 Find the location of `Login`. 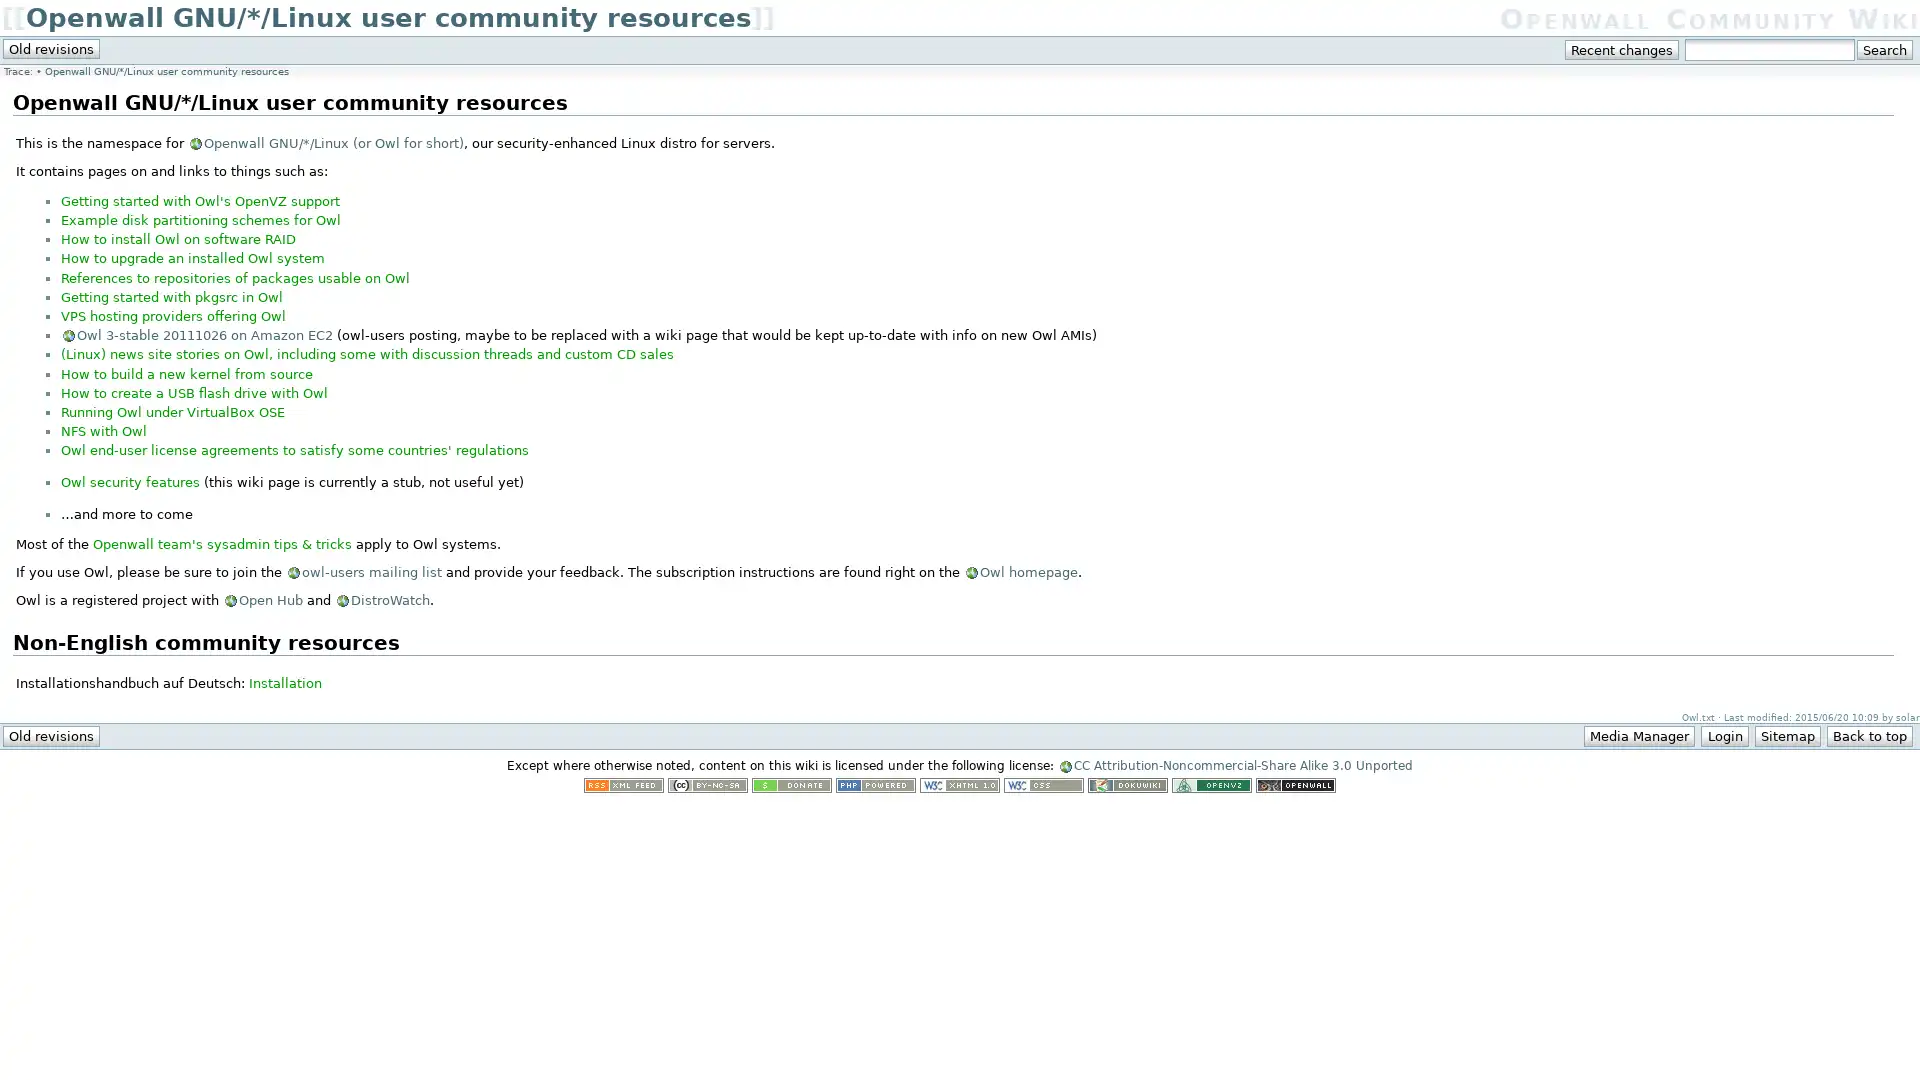

Login is located at coordinates (1723, 736).